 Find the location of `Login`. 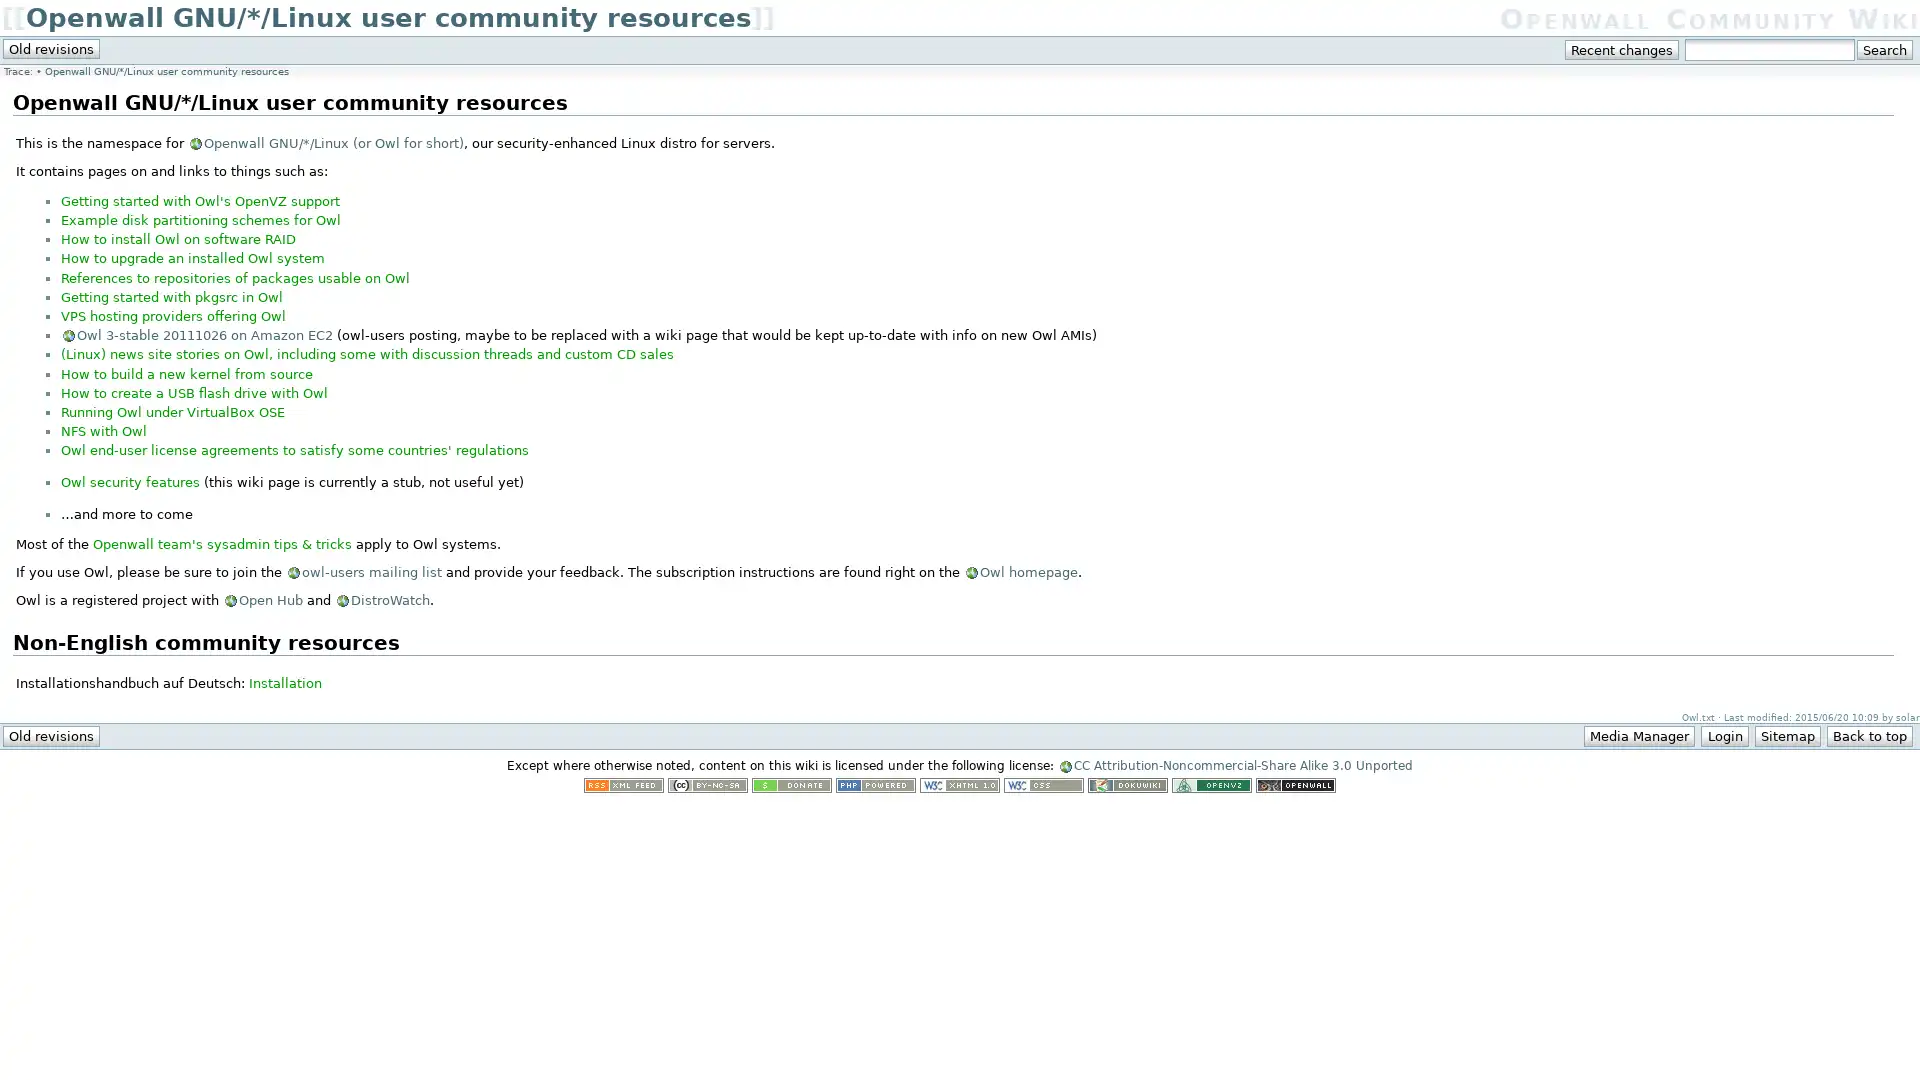

Login is located at coordinates (1723, 736).